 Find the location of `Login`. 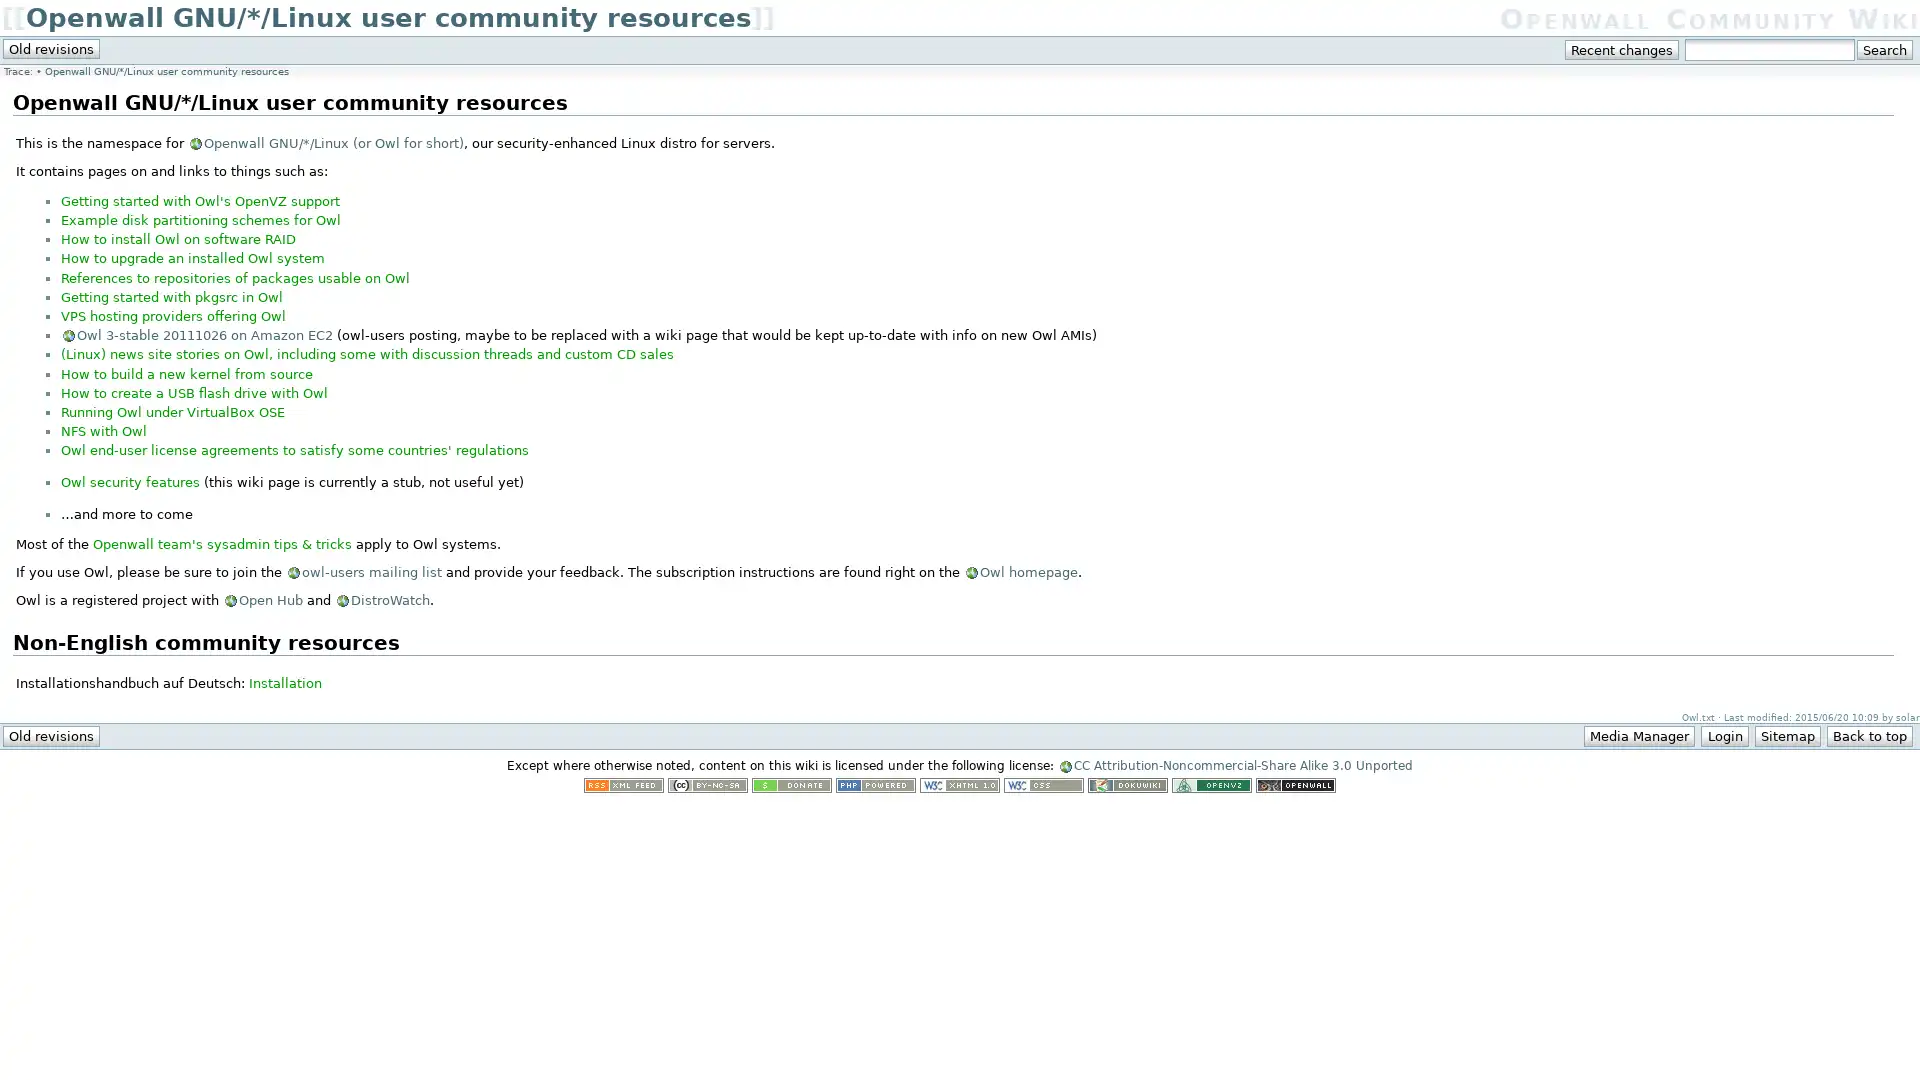

Login is located at coordinates (1723, 736).